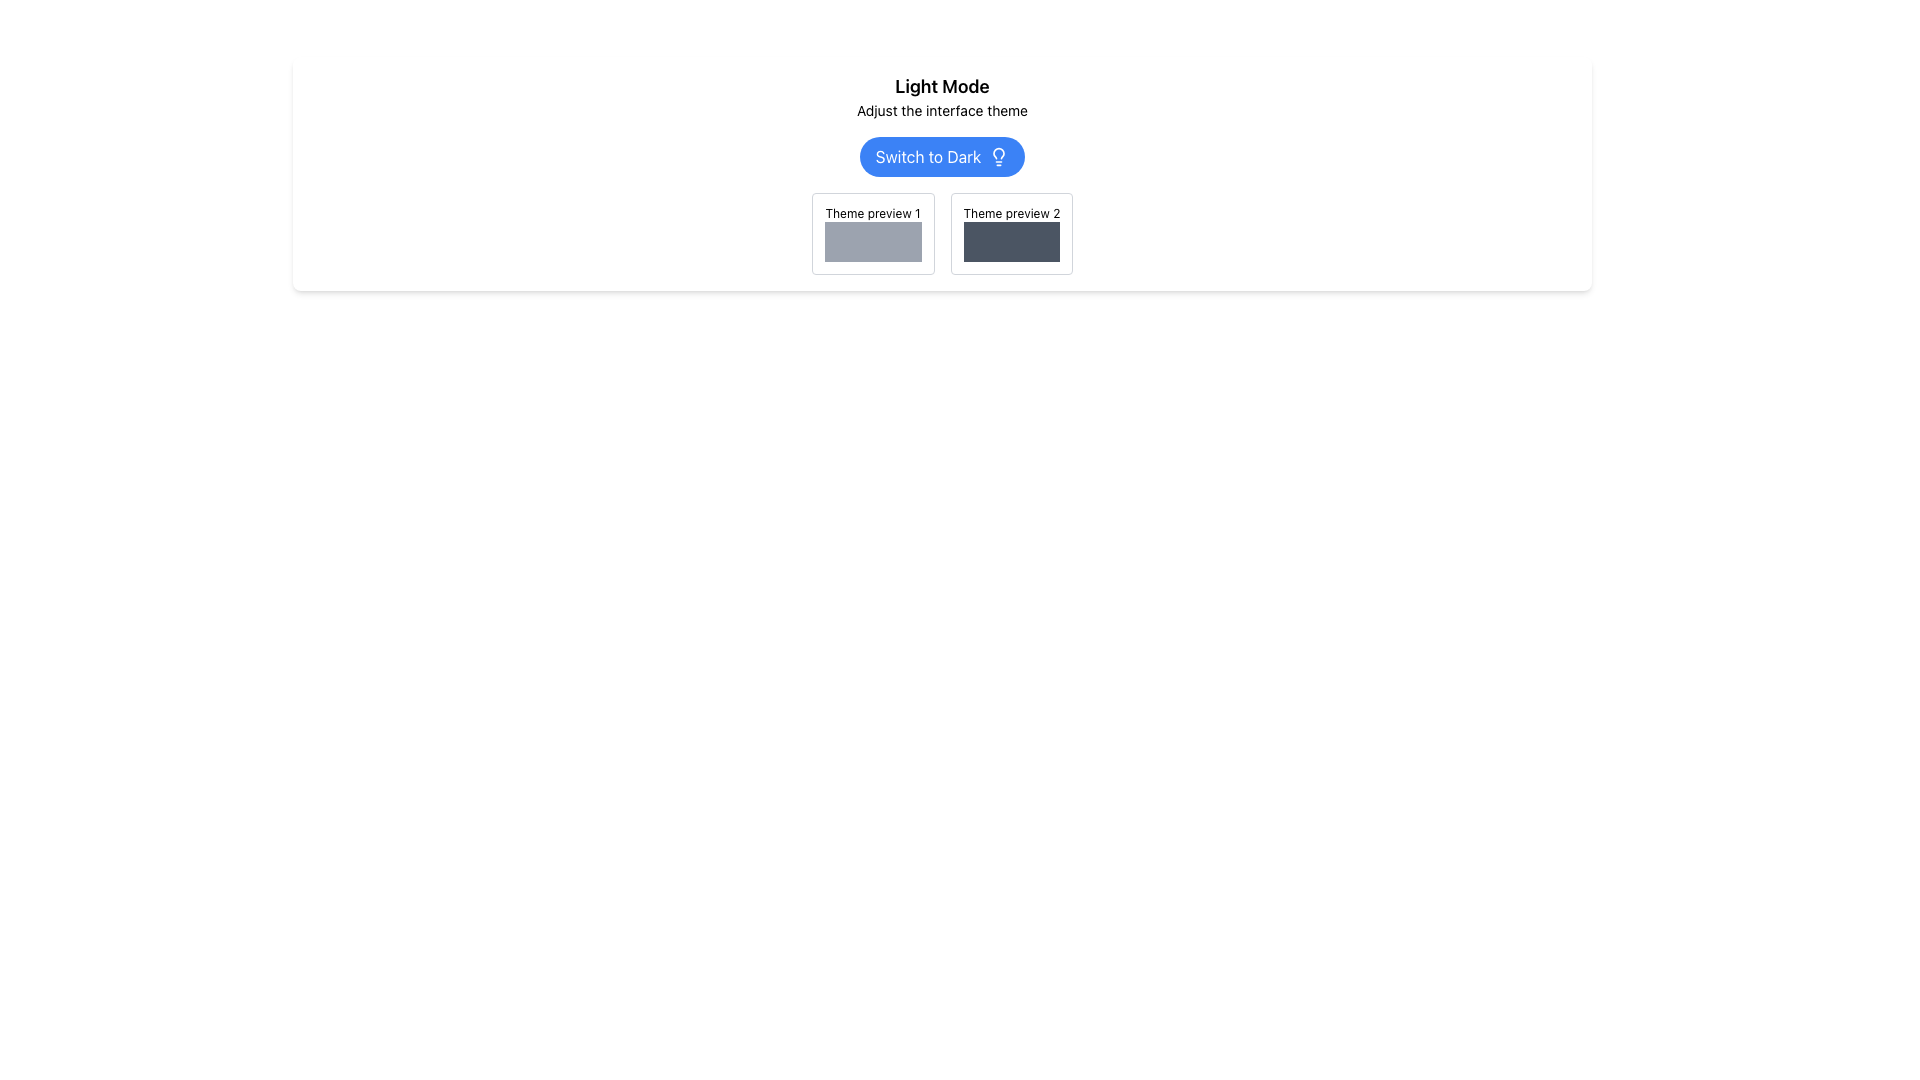 Image resolution: width=1920 pixels, height=1080 pixels. Describe the element at coordinates (999, 156) in the screenshot. I see `the decorative icon located to the right of the 'Switch to Dark' text within the blue rounded button` at that location.